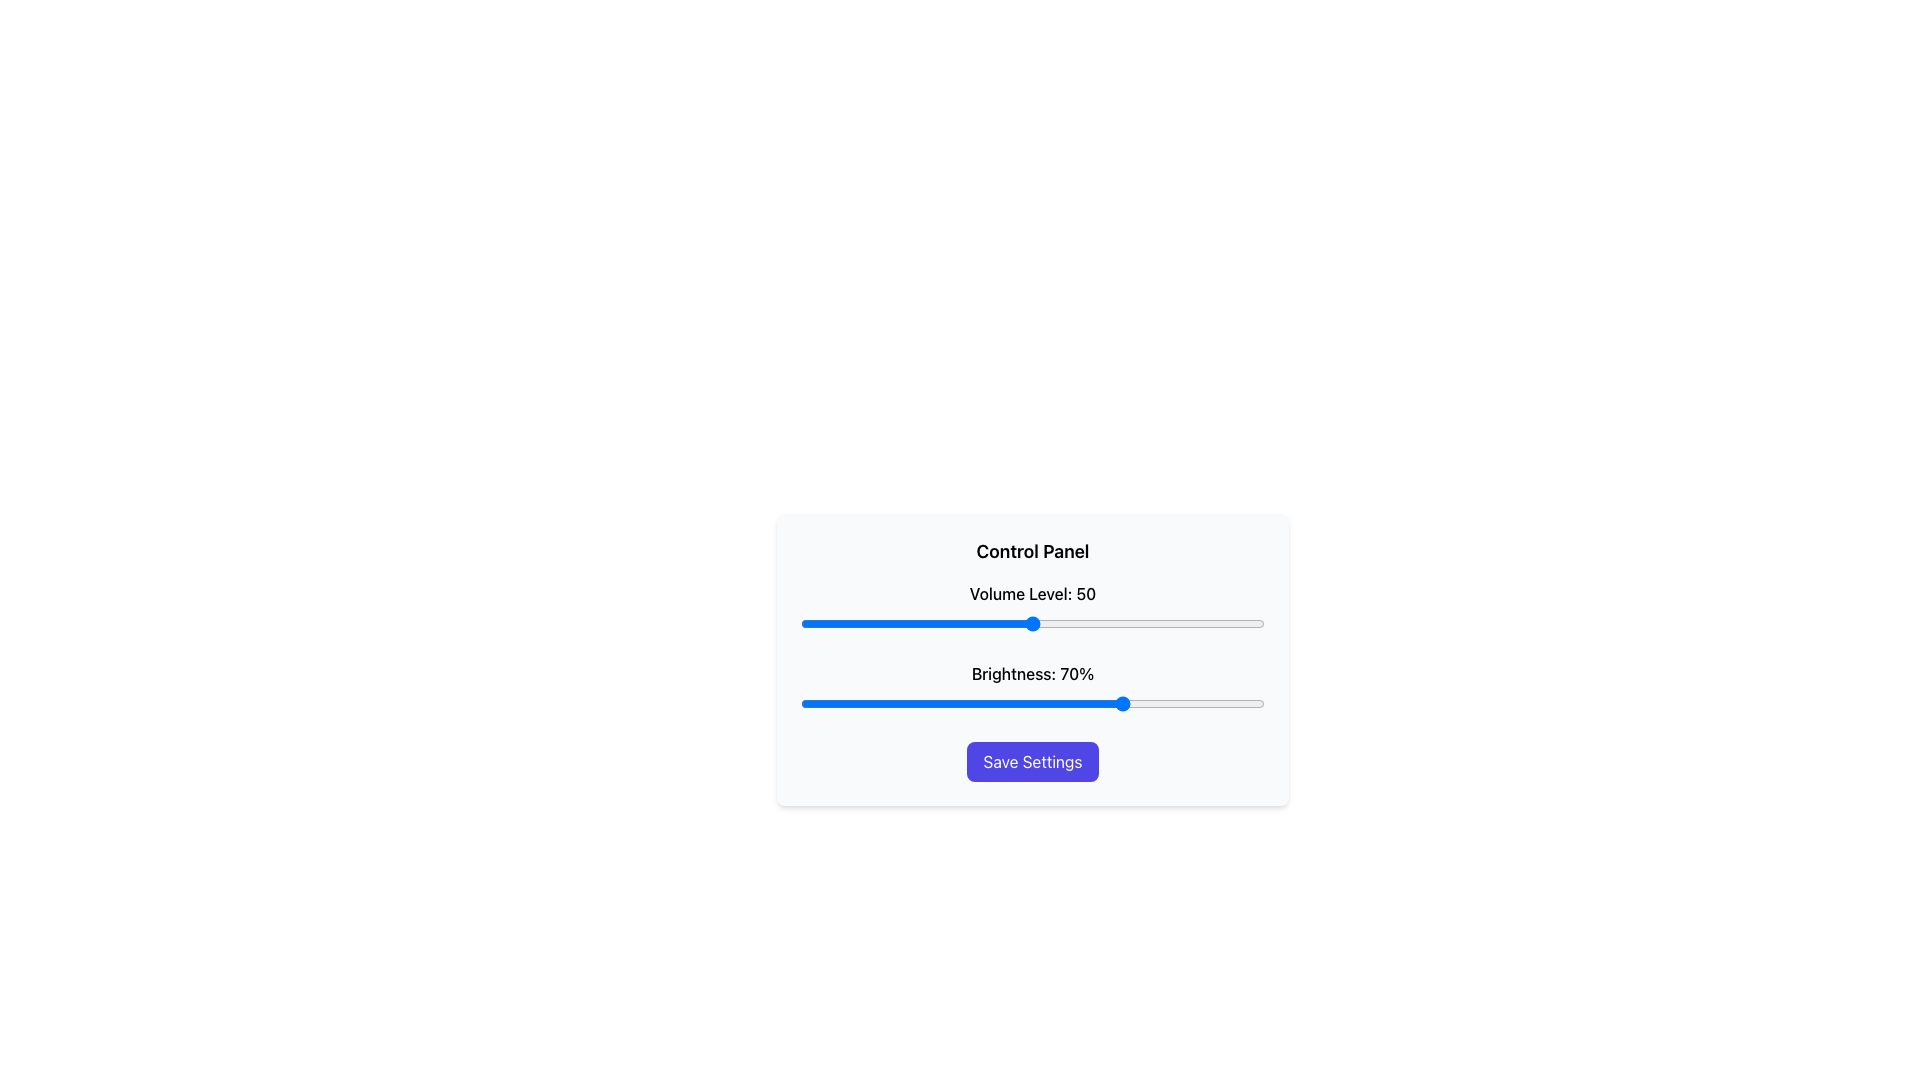 The image size is (1920, 1080). What do you see at coordinates (1032, 674) in the screenshot?
I see `the text label displaying 'Brightness: 70%' which is located above the brightness slider control in the control panel` at bounding box center [1032, 674].